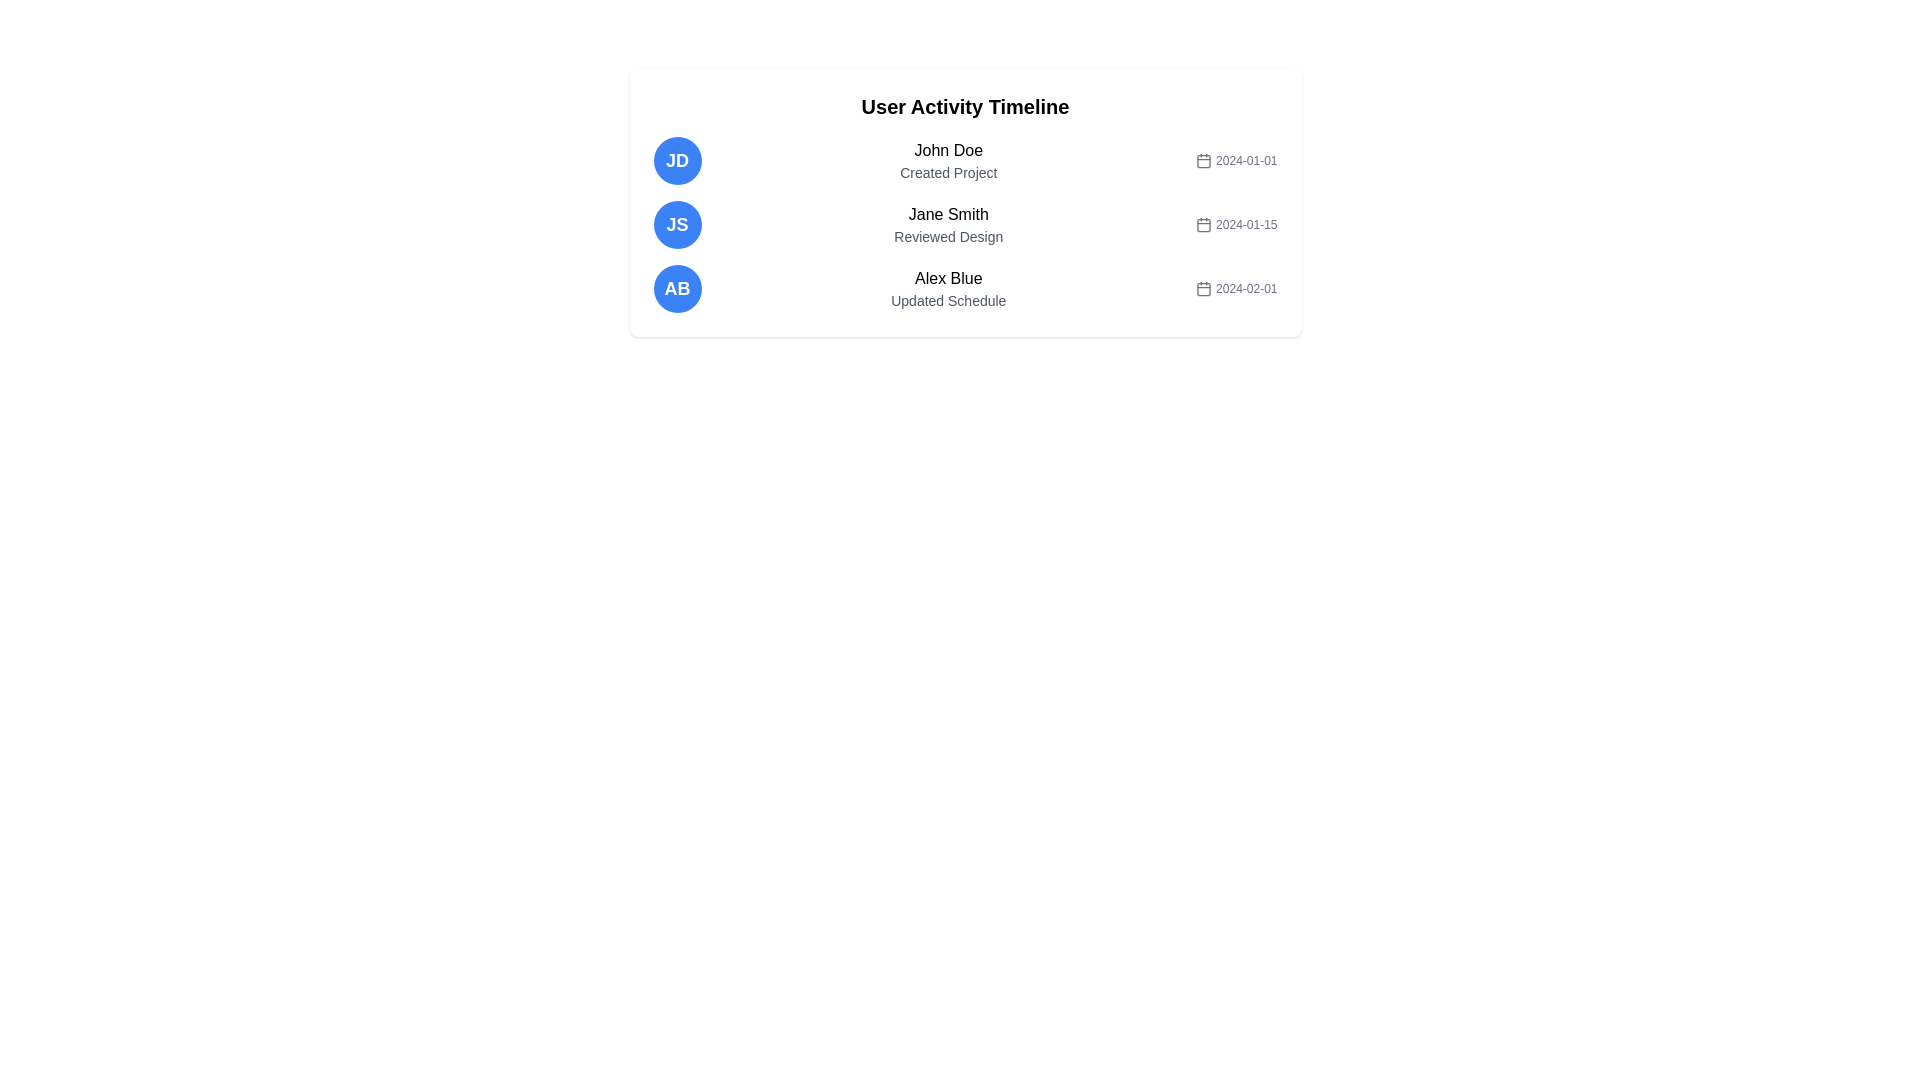 The image size is (1920, 1080). What do you see at coordinates (965, 224) in the screenshot?
I see `the second user activity entry in the User Activity Timeline, which features a circular avatar with initials, a user name, and an activity description` at bounding box center [965, 224].